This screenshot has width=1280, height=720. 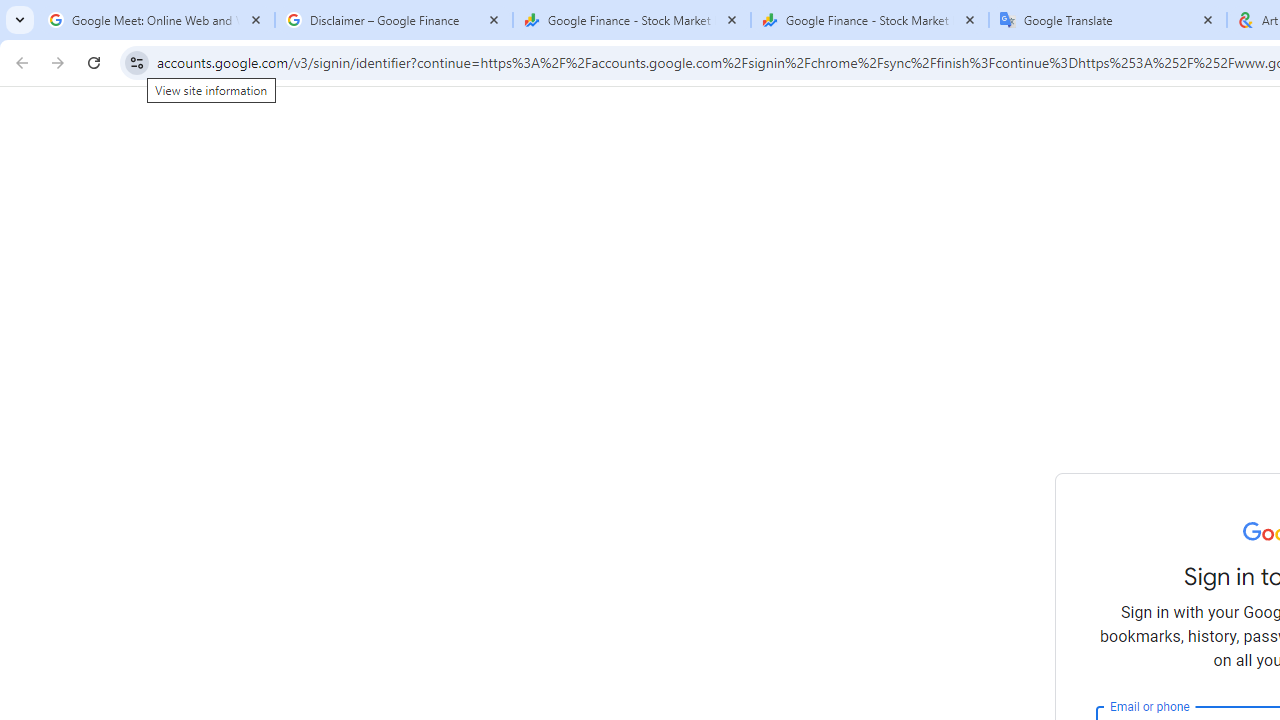 What do you see at coordinates (1107, 20) in the screenshot?
I see `'Google Translate'` at bounding box center [1107, 20].